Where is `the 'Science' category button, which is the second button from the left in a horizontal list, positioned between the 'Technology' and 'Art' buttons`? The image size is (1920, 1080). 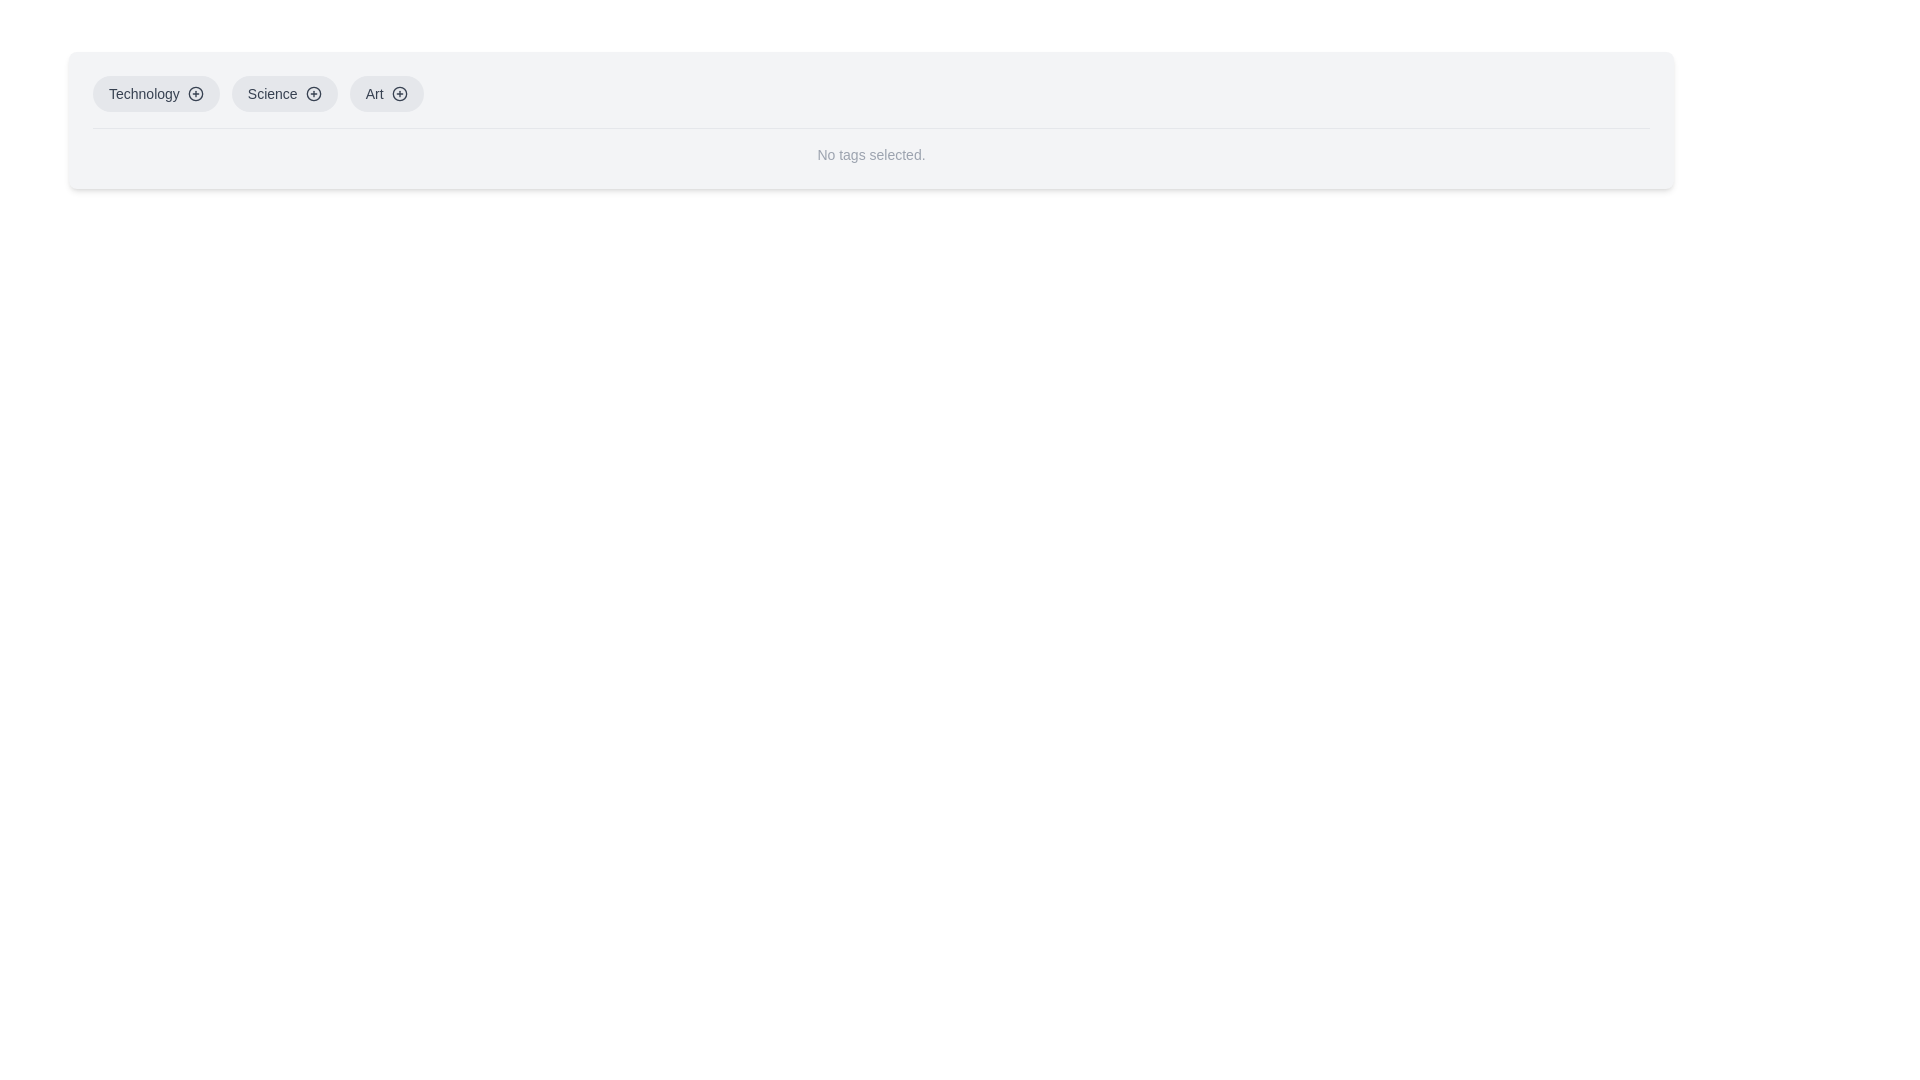 the 'Science' category button, which is the second button from the left in a horizontal list, positioned between the 'Technology' and 'Art' buttons is located at coordinates (271, 93).